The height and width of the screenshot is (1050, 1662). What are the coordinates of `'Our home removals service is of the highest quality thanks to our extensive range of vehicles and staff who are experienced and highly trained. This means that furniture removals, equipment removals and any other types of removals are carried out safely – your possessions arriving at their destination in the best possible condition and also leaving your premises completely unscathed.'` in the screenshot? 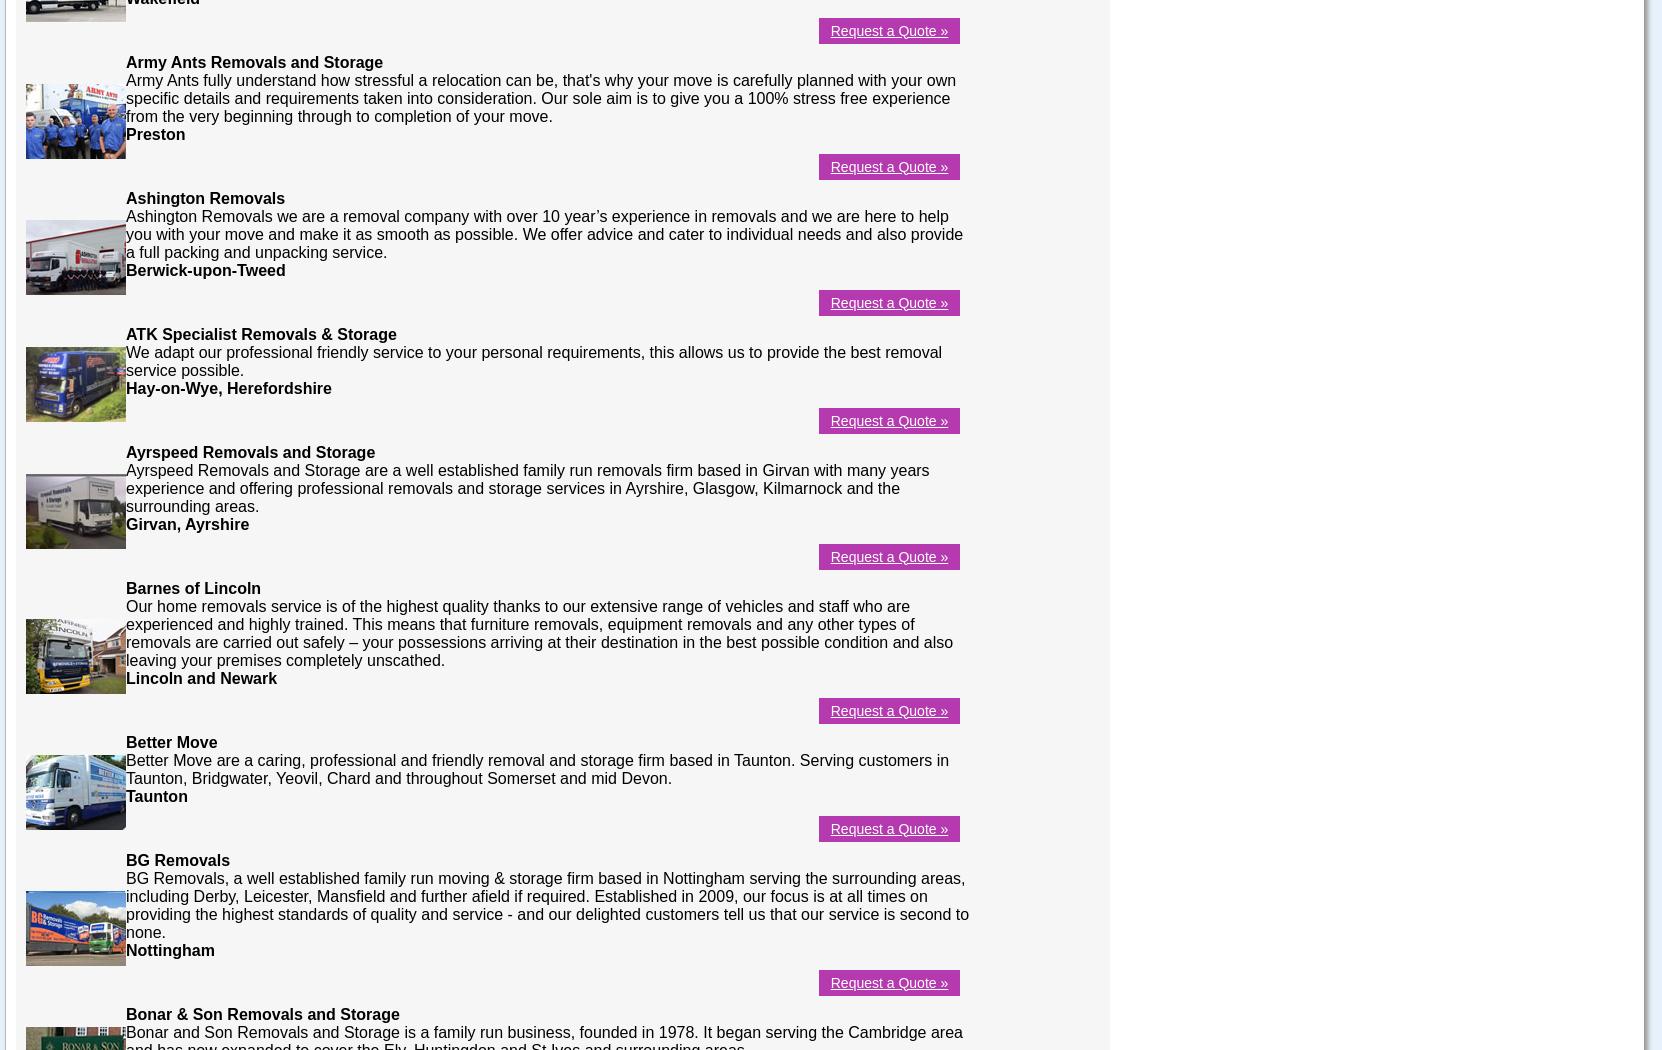 It's located at (125, 632).